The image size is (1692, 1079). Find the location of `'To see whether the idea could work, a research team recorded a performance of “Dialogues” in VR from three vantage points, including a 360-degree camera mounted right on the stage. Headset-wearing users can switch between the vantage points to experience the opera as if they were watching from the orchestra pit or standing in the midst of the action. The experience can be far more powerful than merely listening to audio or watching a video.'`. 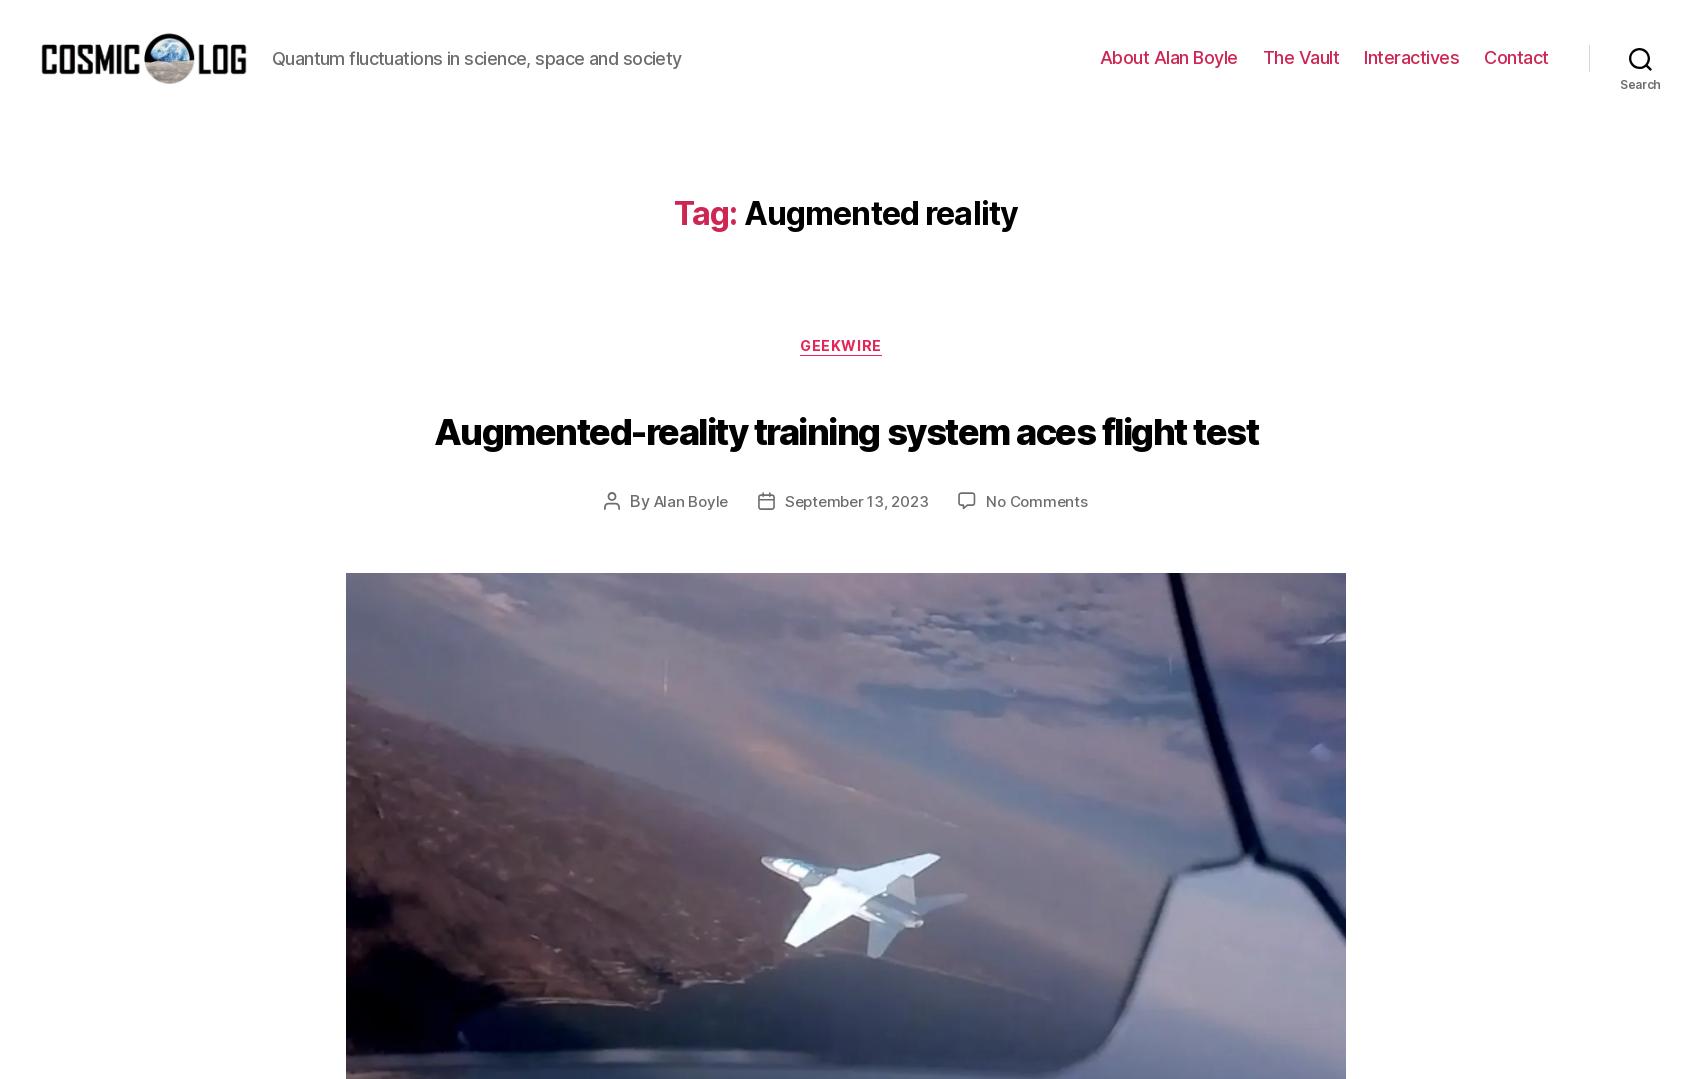

'To see whether the idea could work, a research team recorded a performance of “Dialogues” in VR from three vantage points, including a 360-degree camera mounted right on the stage. Headset-wearing users can switch between the vantage points to experience the opera as if they were watching from the orchestra pit or standing in the midst of the action. The experience can be far more powerful than merely listening to audio or watching a video.' is located at coordinates (838, 348).